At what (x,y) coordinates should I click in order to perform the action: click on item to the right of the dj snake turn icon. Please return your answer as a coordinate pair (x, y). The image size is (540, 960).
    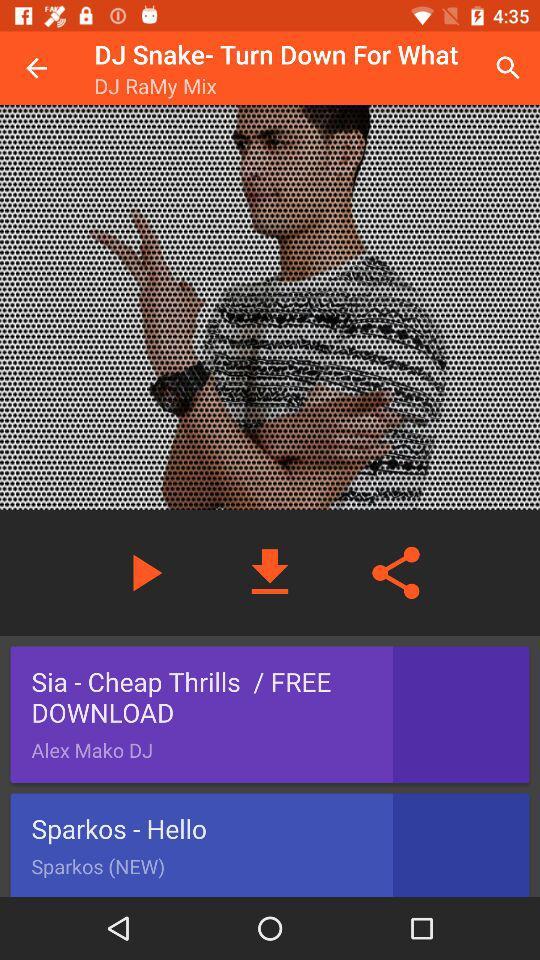
    Looking at the image, I should click on (508, 68).